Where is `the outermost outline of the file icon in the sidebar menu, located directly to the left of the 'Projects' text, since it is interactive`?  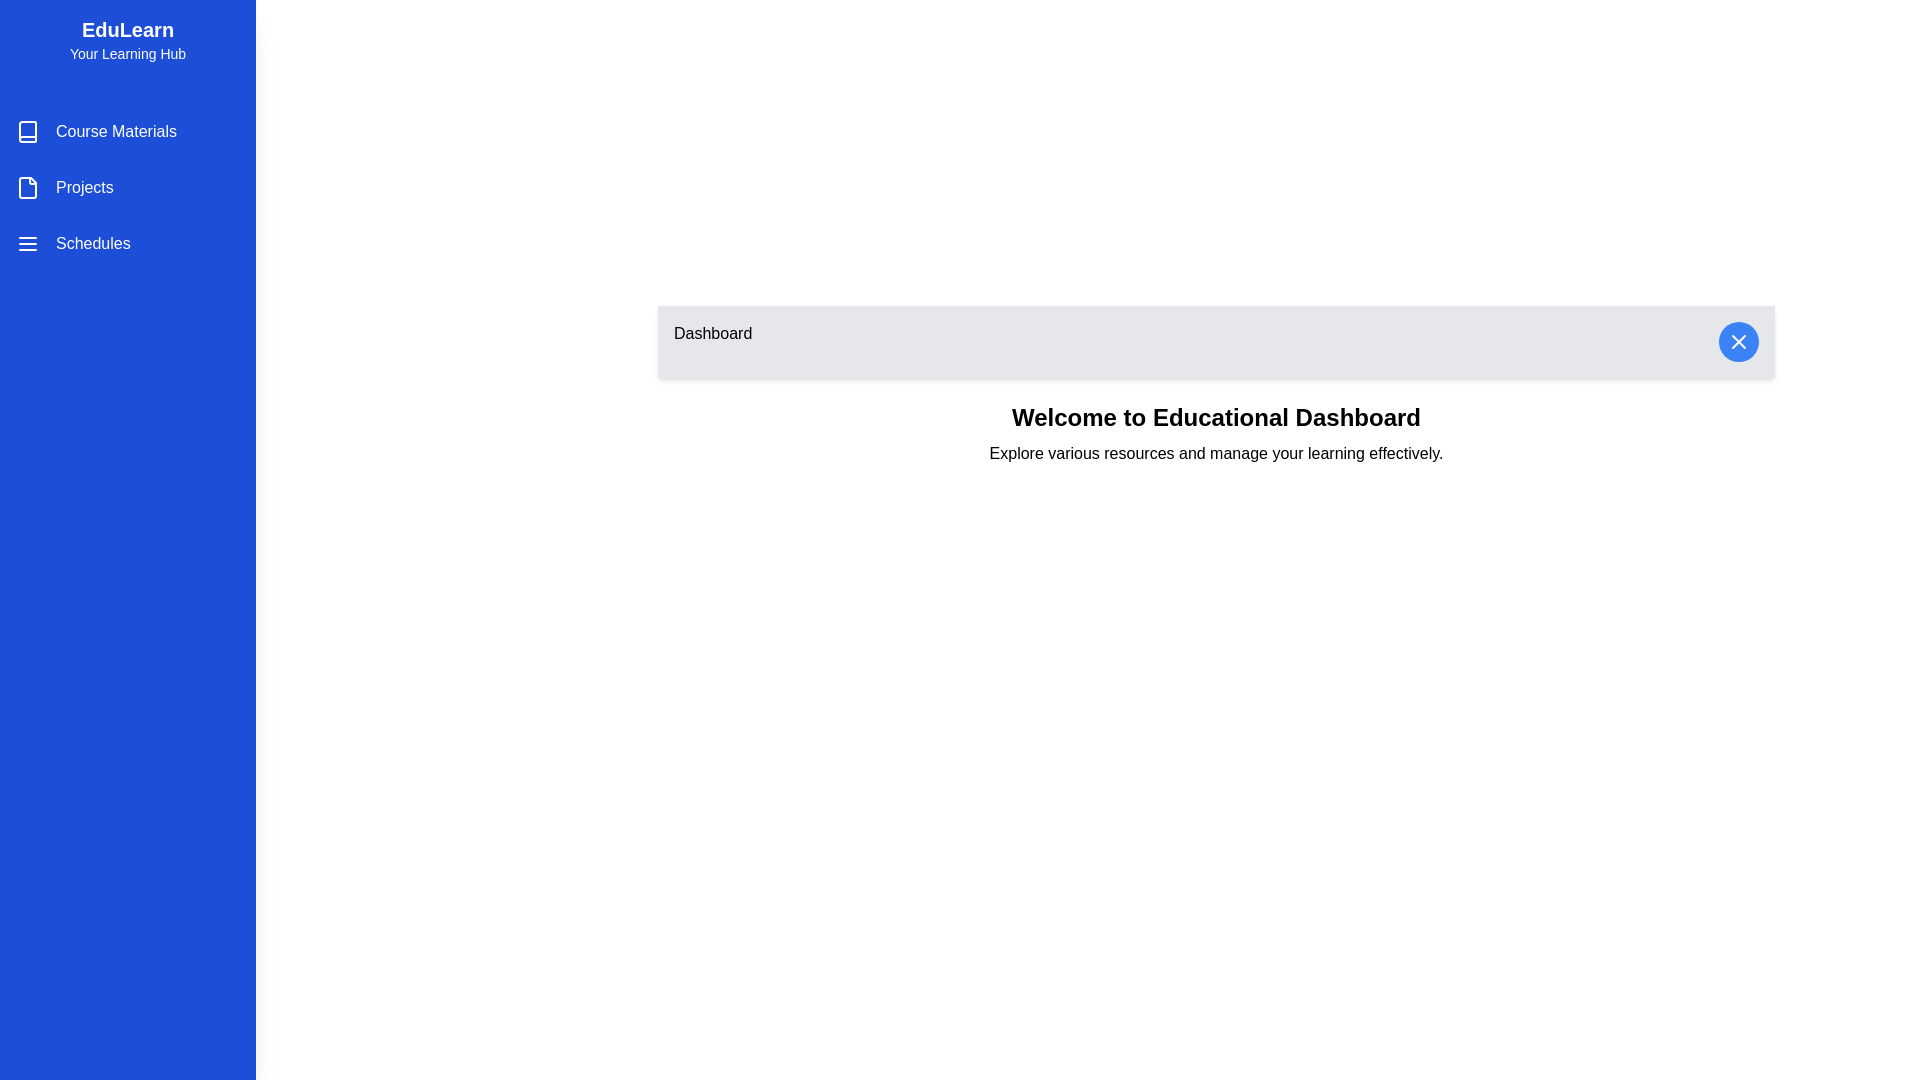
the outermost outline of the file icon in the sidebar menu, located directly to the left of the 'Projects' text, since it is interactive is located at coordinates (28, 188).